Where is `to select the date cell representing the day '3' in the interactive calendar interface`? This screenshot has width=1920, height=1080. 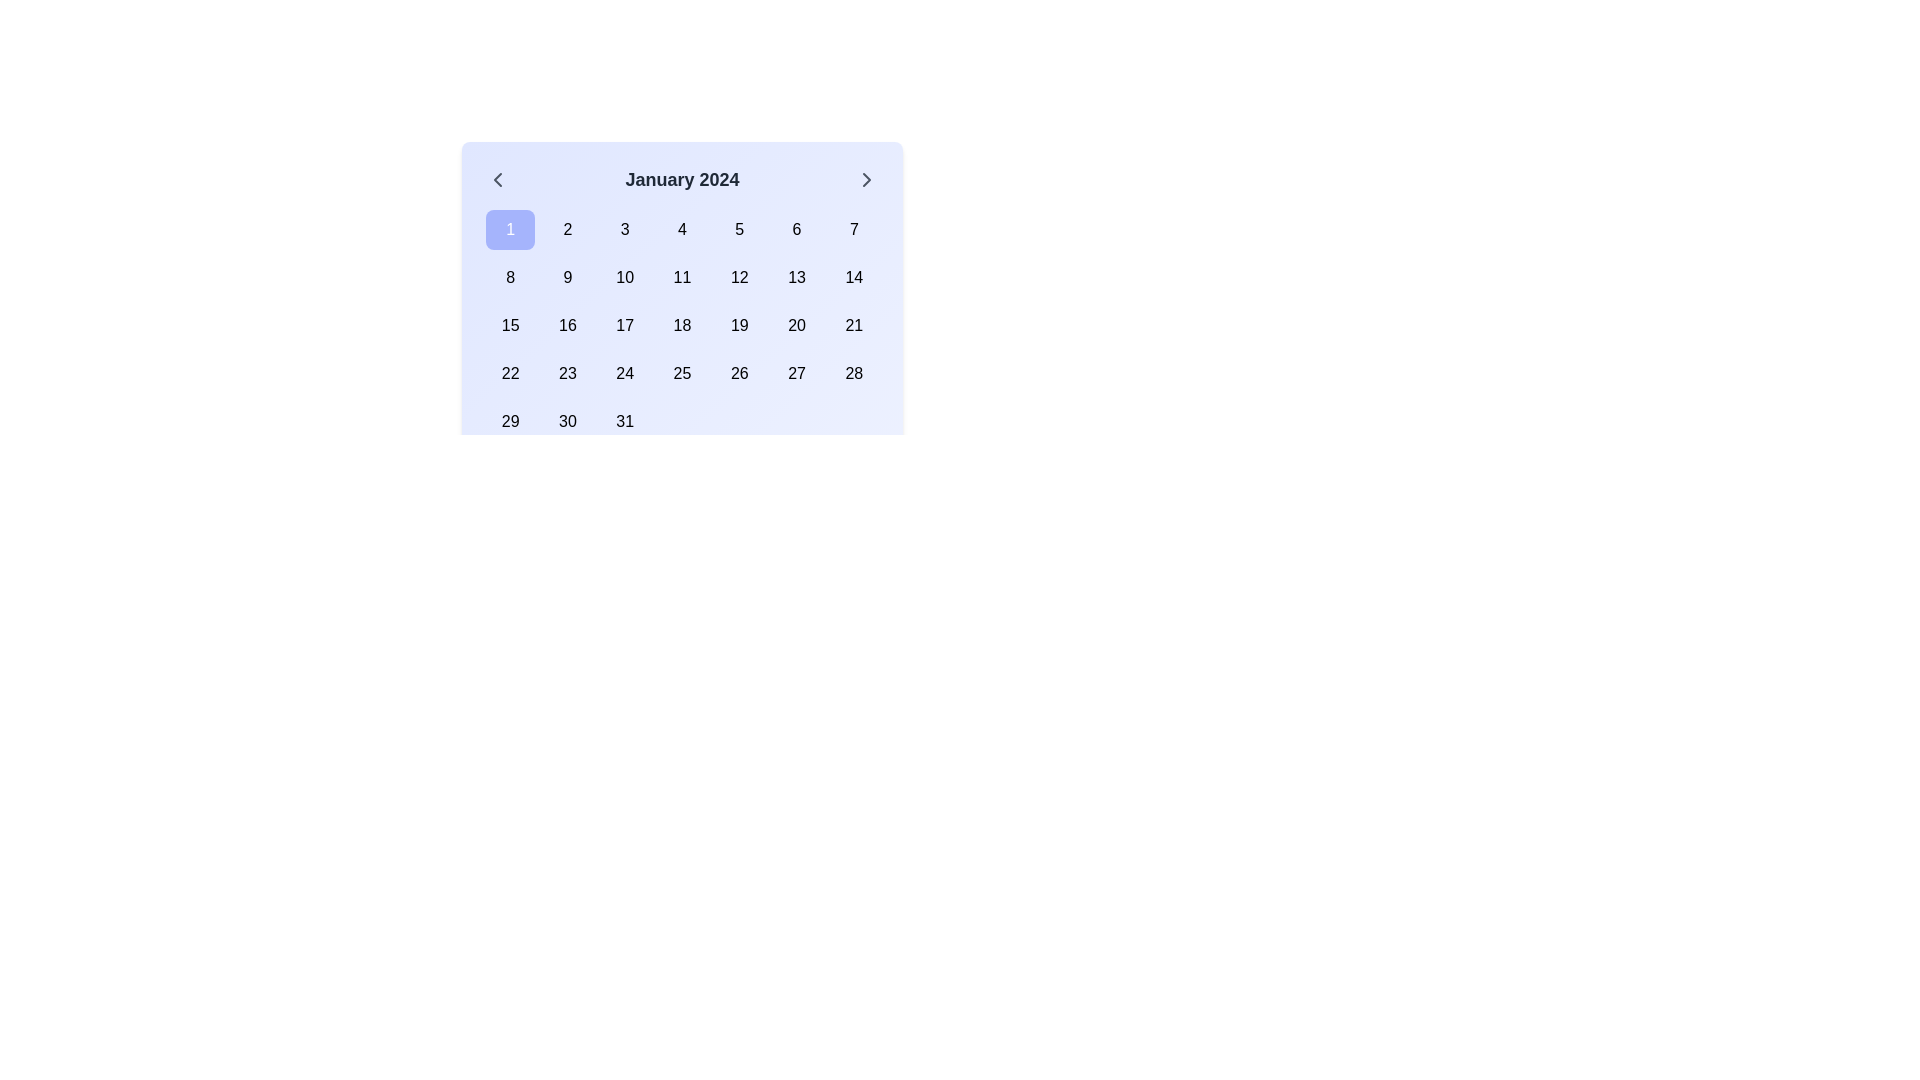 to select the date cell representing the day '3' in the interactive calendar interface is located at coordinates (624, 229).